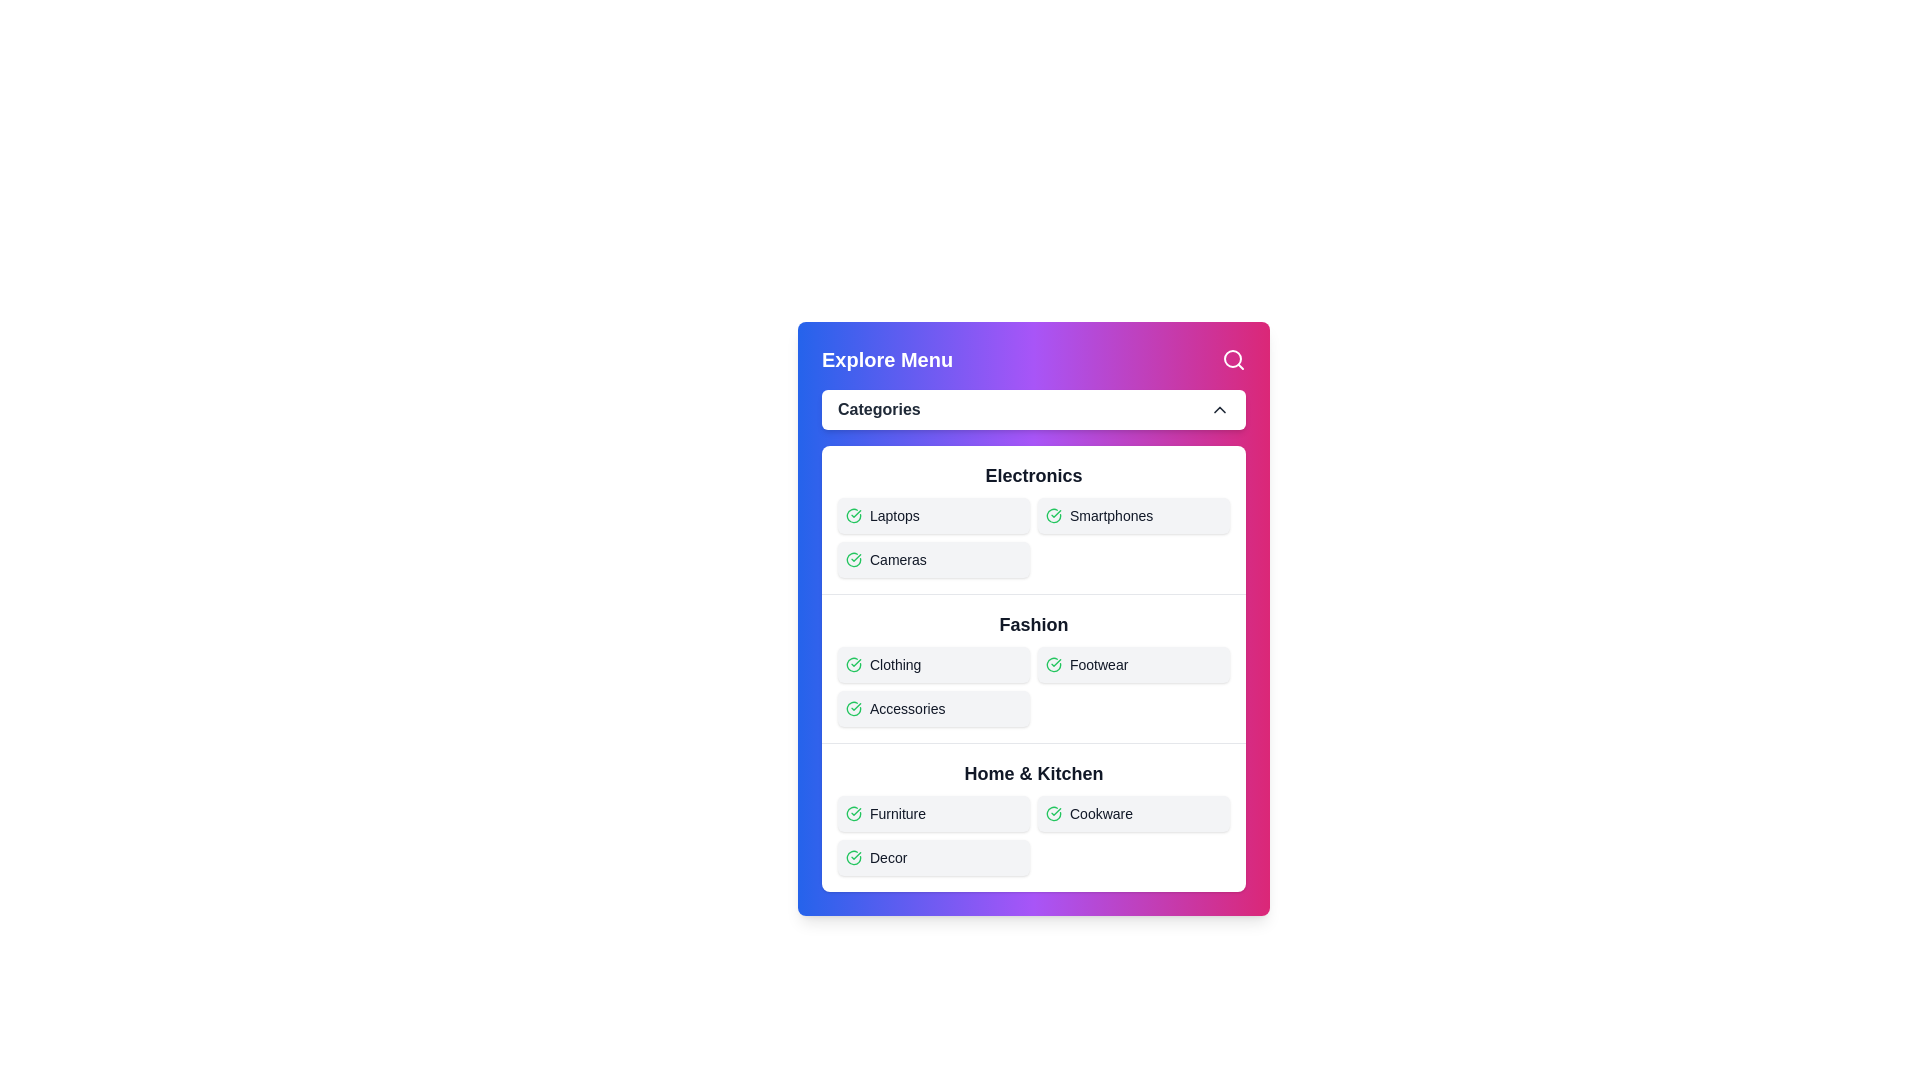 This screenshot has width=1920, height=1080. I want to click on the 'Smartphones' selectable button, which is the second item in the grid under 'Electronics', to observe potential hover effects, so click(1133, 515).